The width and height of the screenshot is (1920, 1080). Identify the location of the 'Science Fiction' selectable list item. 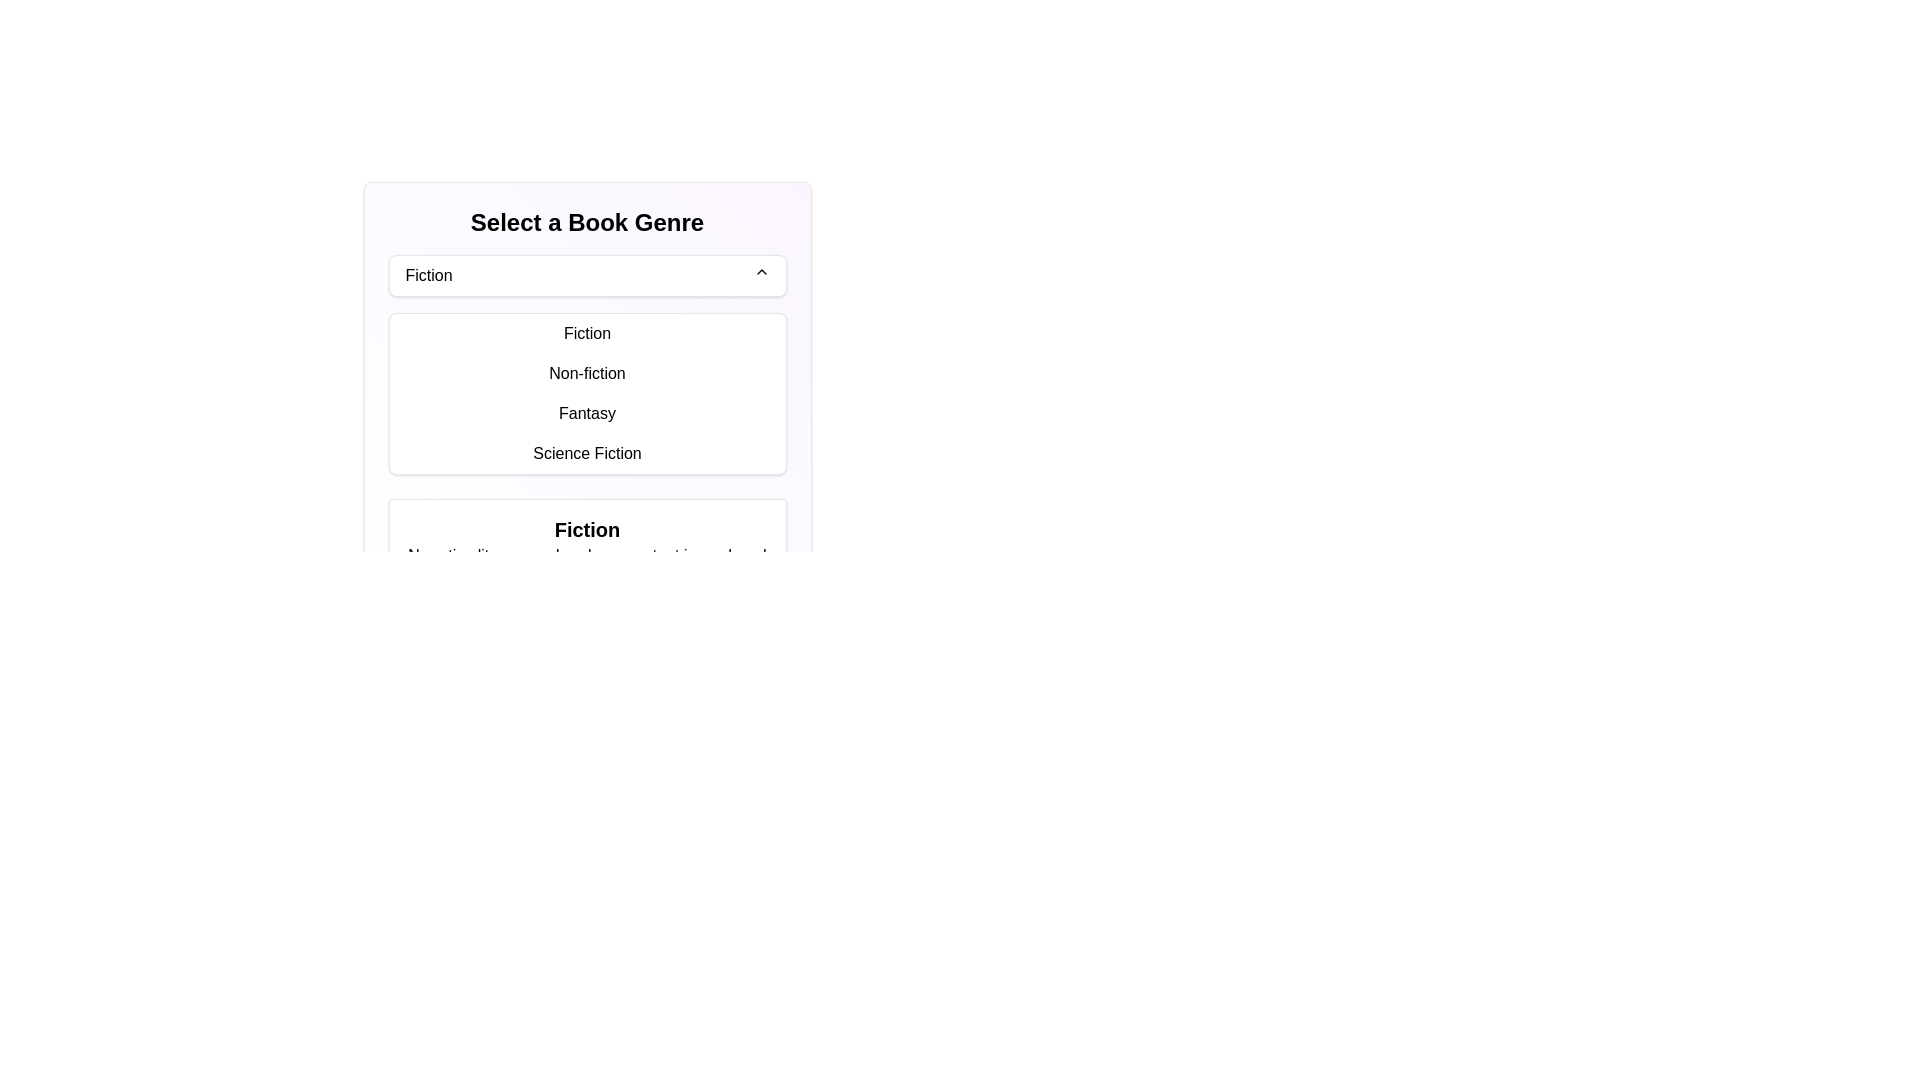
(586, 454).